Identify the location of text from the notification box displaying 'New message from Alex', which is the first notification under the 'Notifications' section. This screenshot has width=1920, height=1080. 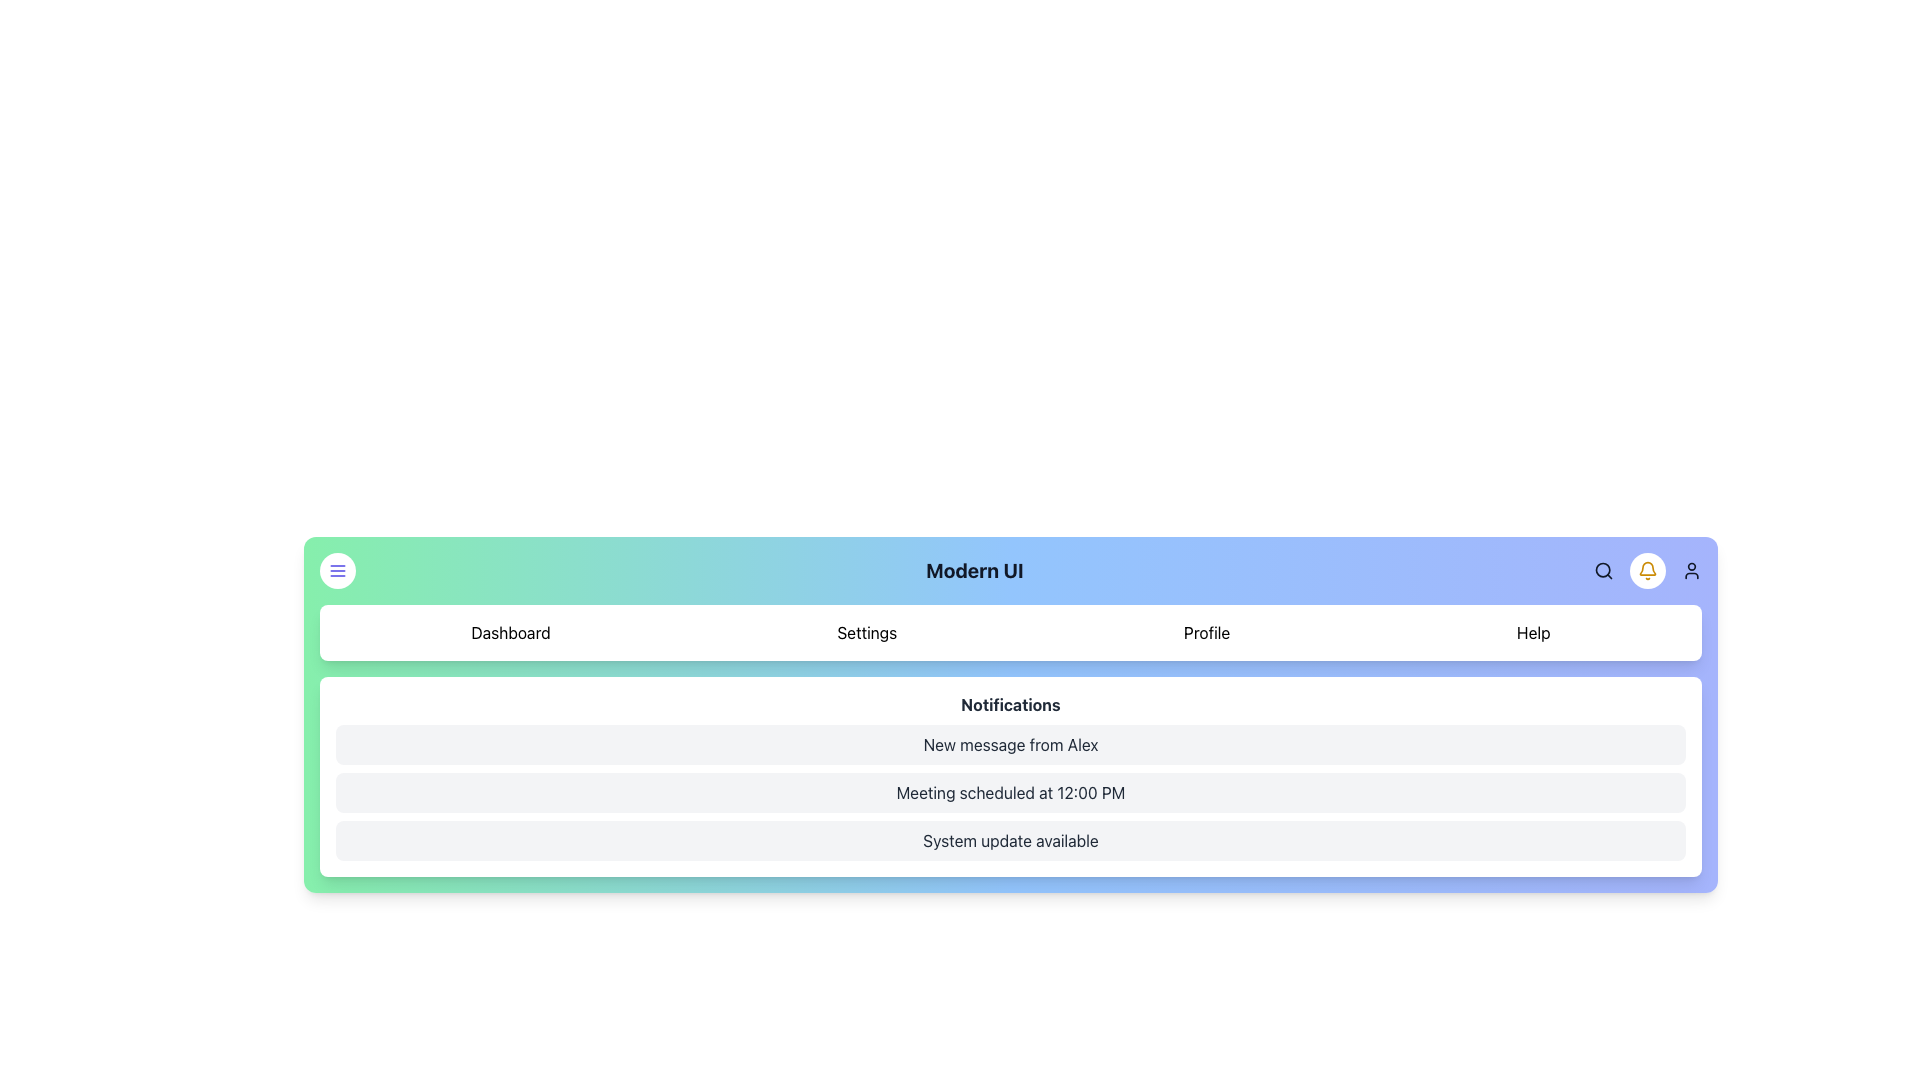
(1011, 744).